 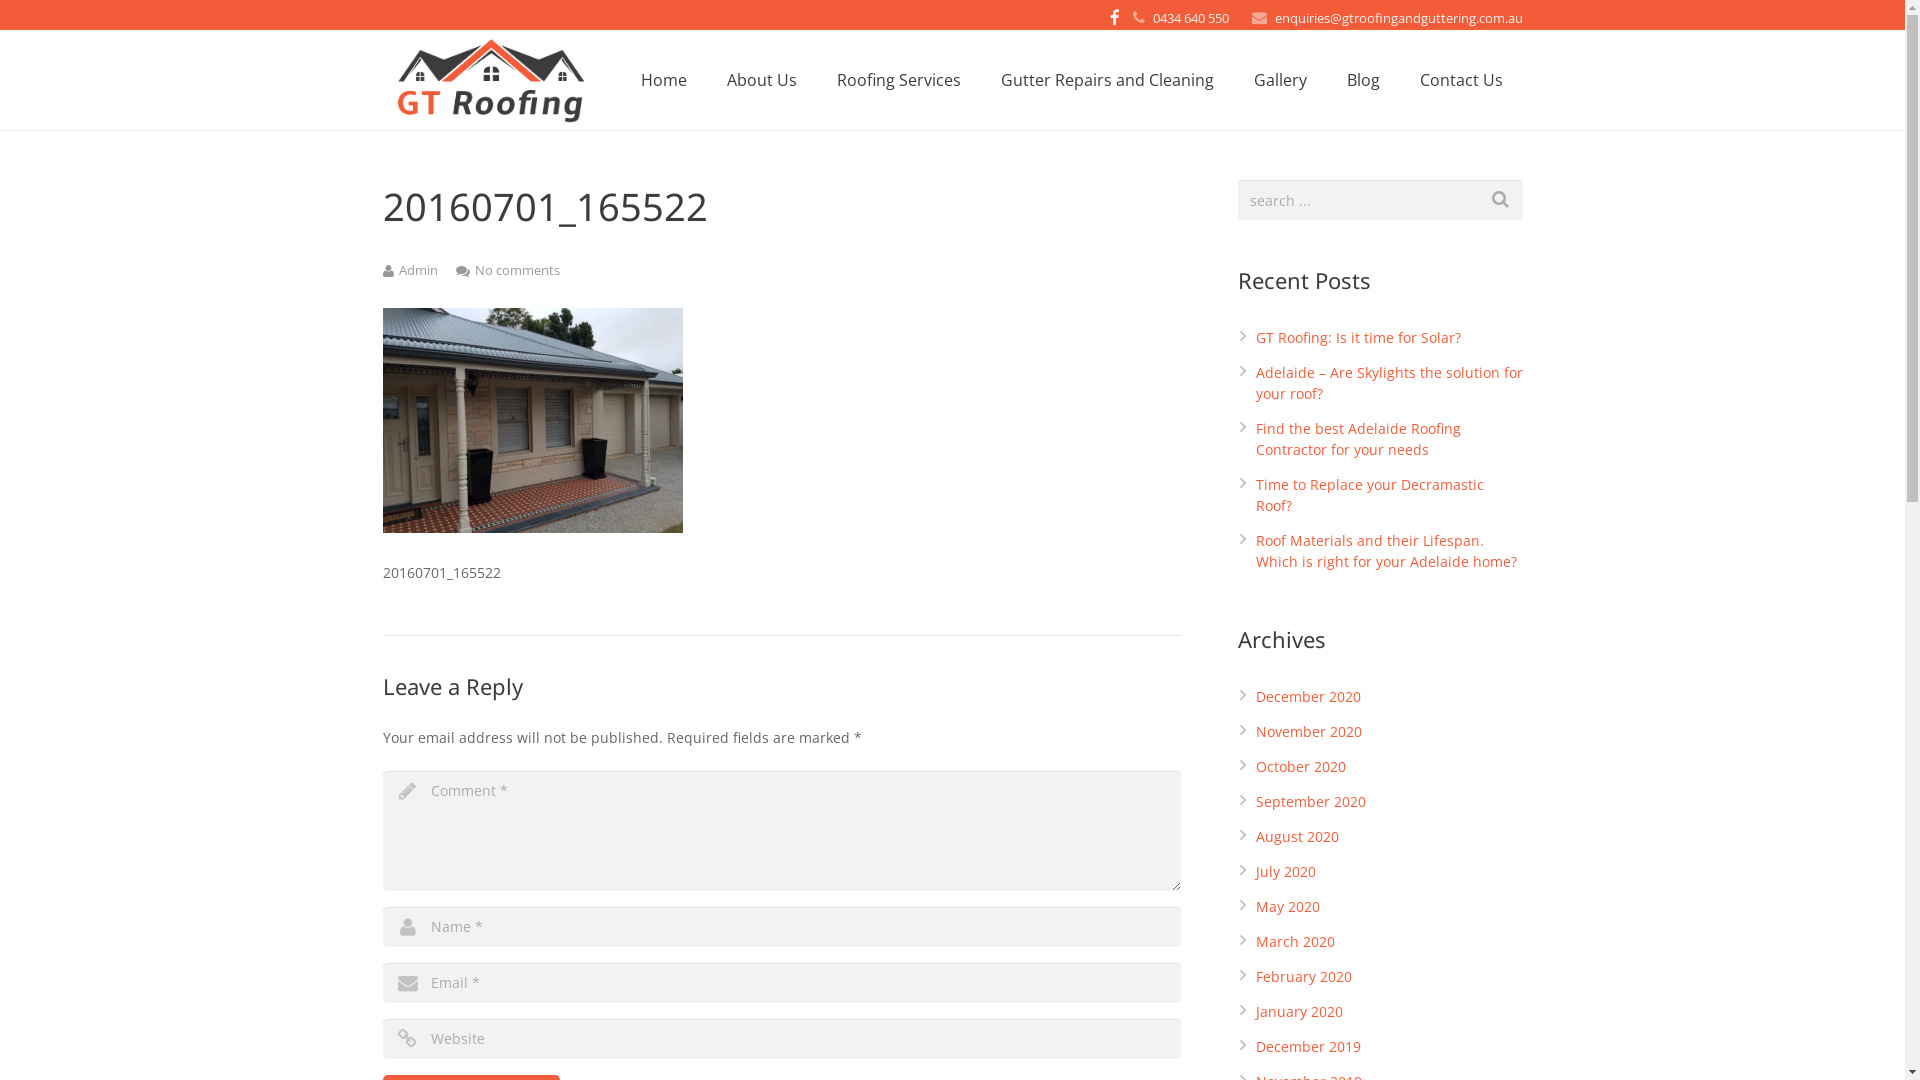 I want to click on 'About Us', so click(x=760, y=79).